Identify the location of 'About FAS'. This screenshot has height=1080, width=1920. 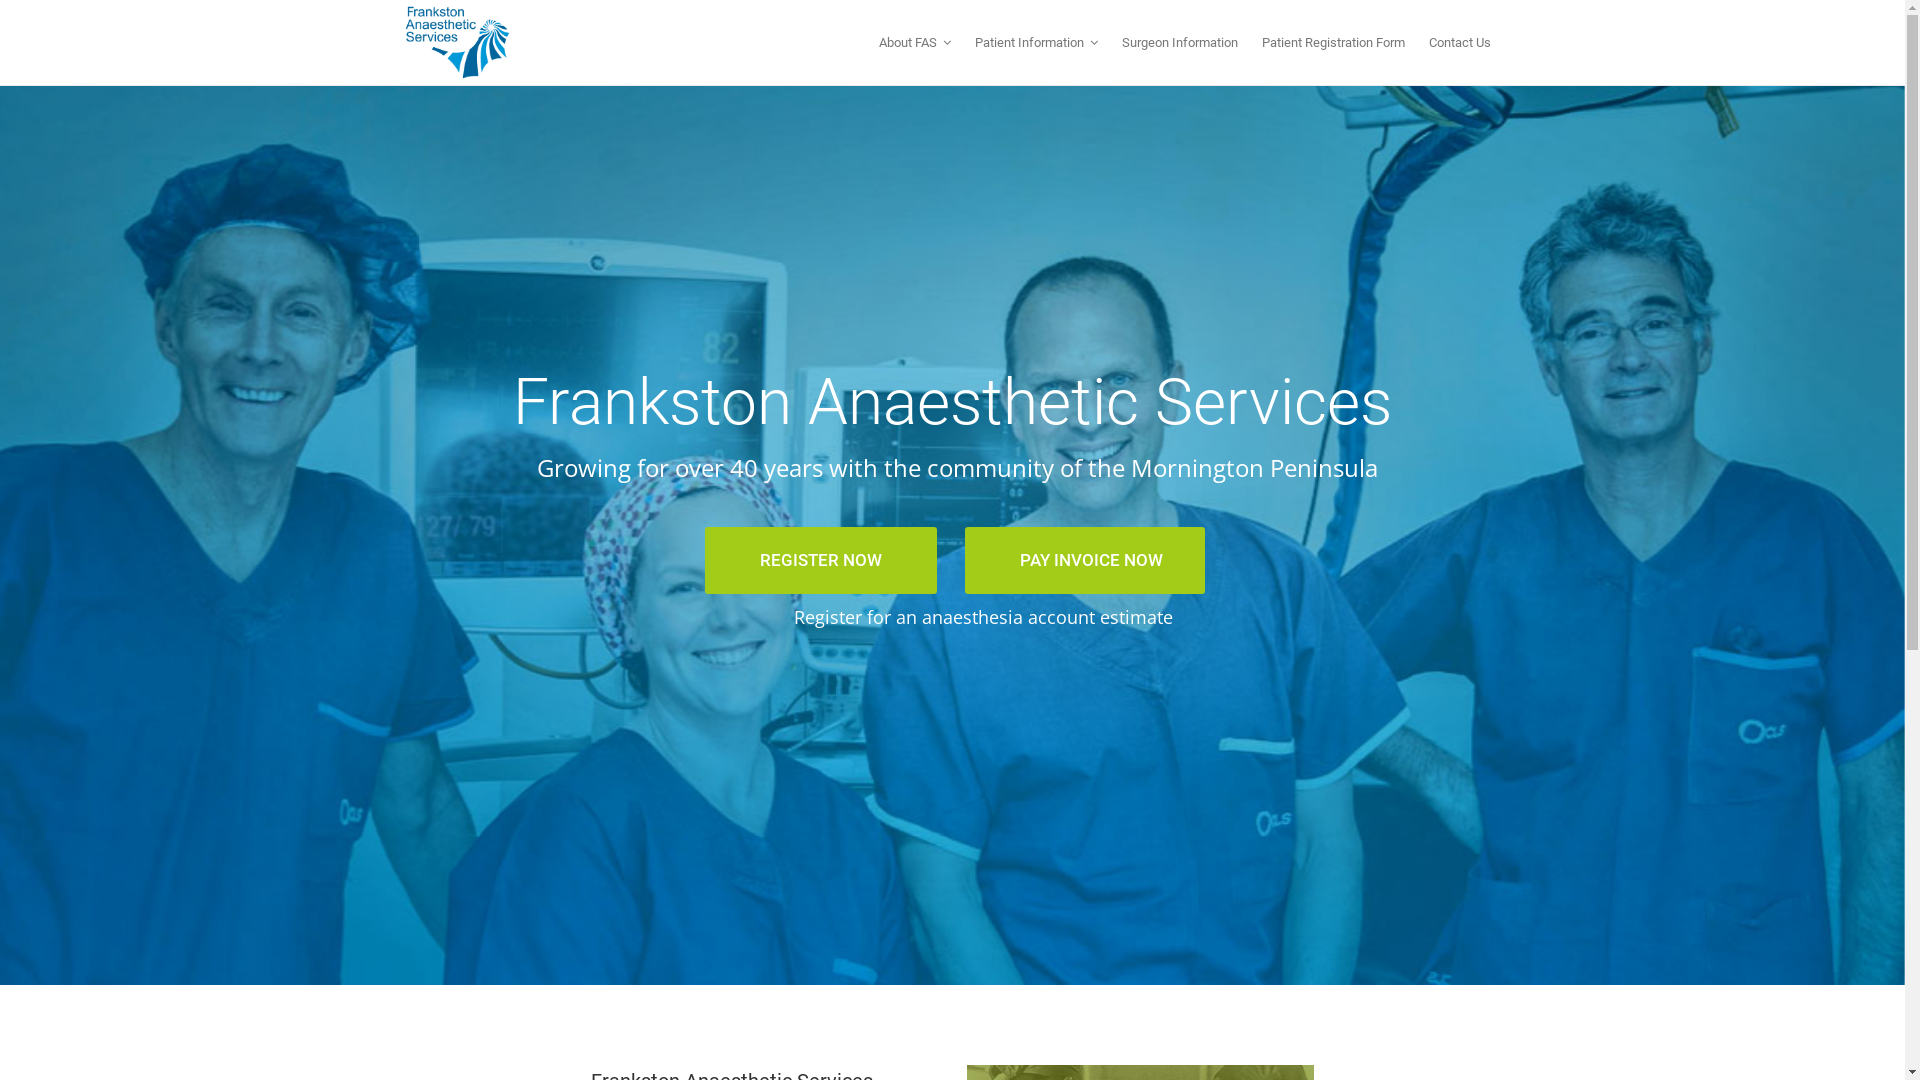
(912, 42).